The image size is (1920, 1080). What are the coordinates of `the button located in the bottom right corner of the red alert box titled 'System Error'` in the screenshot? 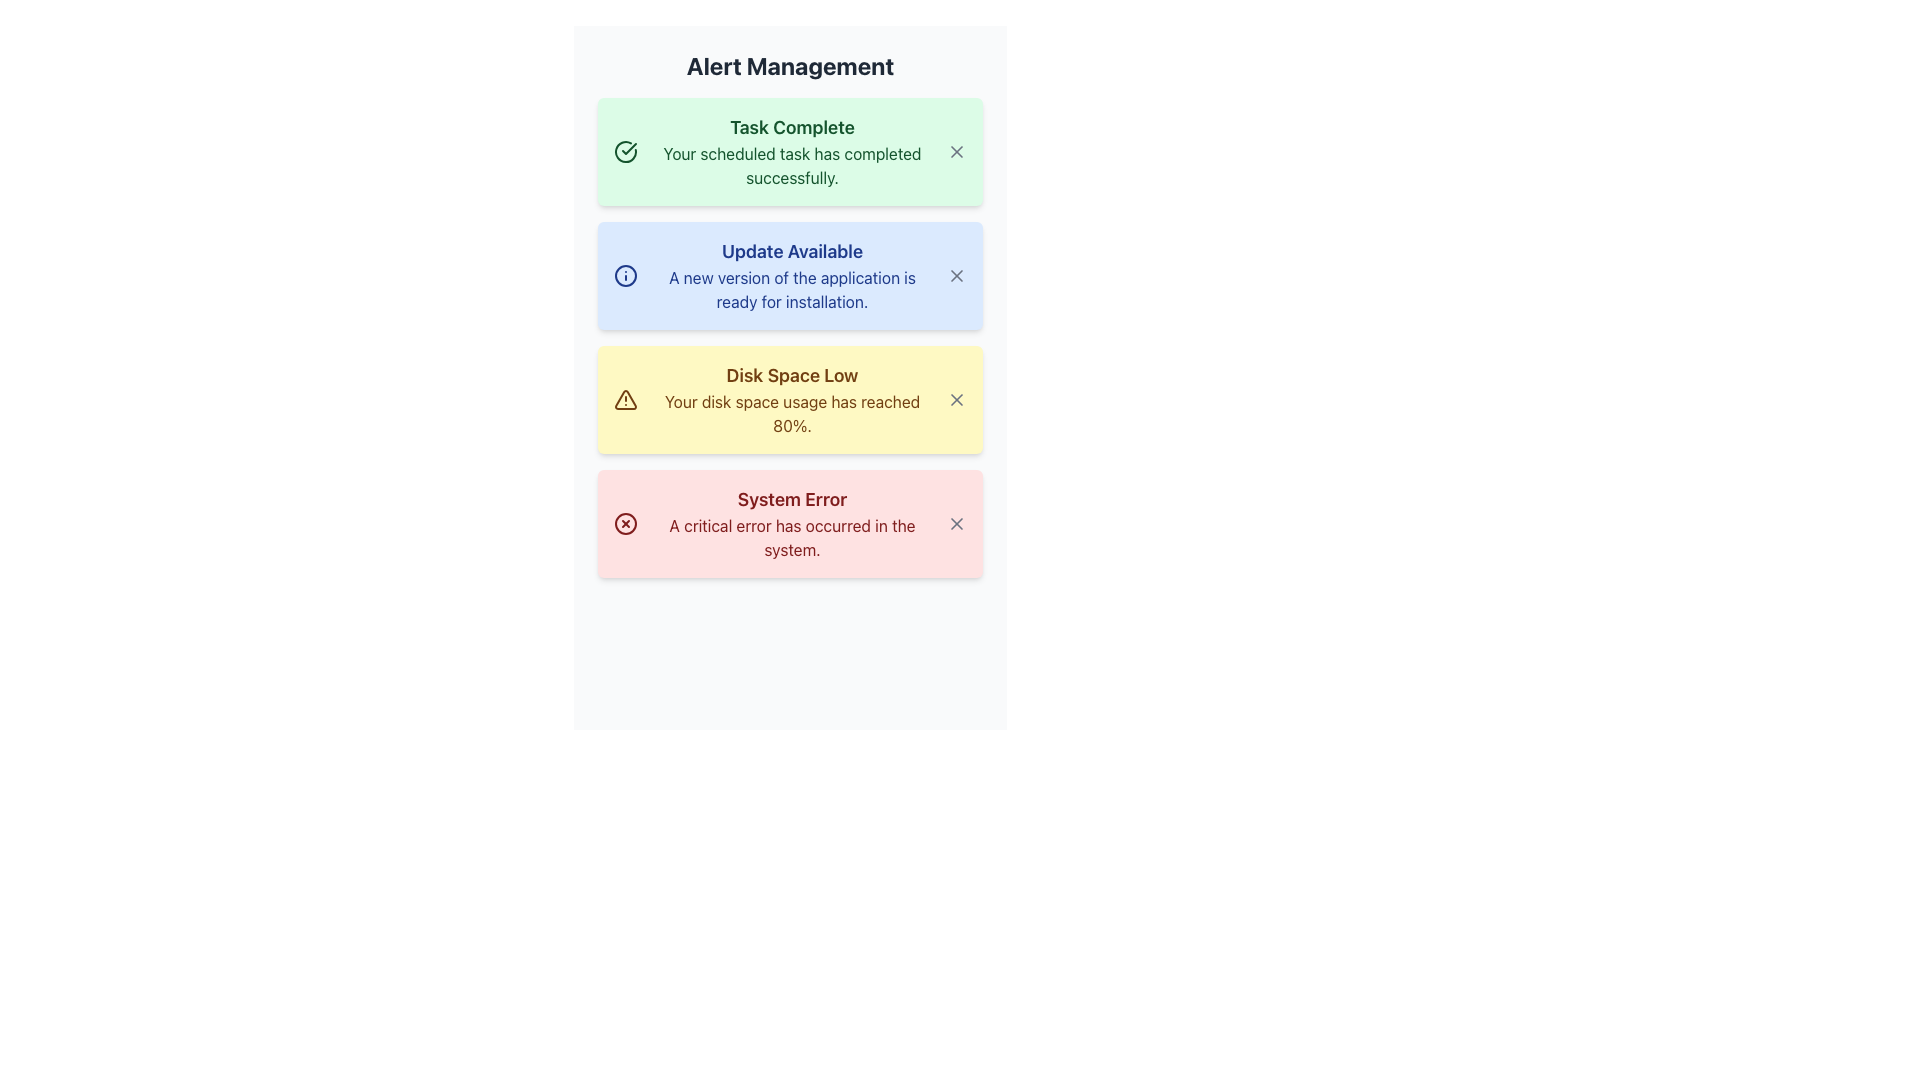 It's located at (955, 523).